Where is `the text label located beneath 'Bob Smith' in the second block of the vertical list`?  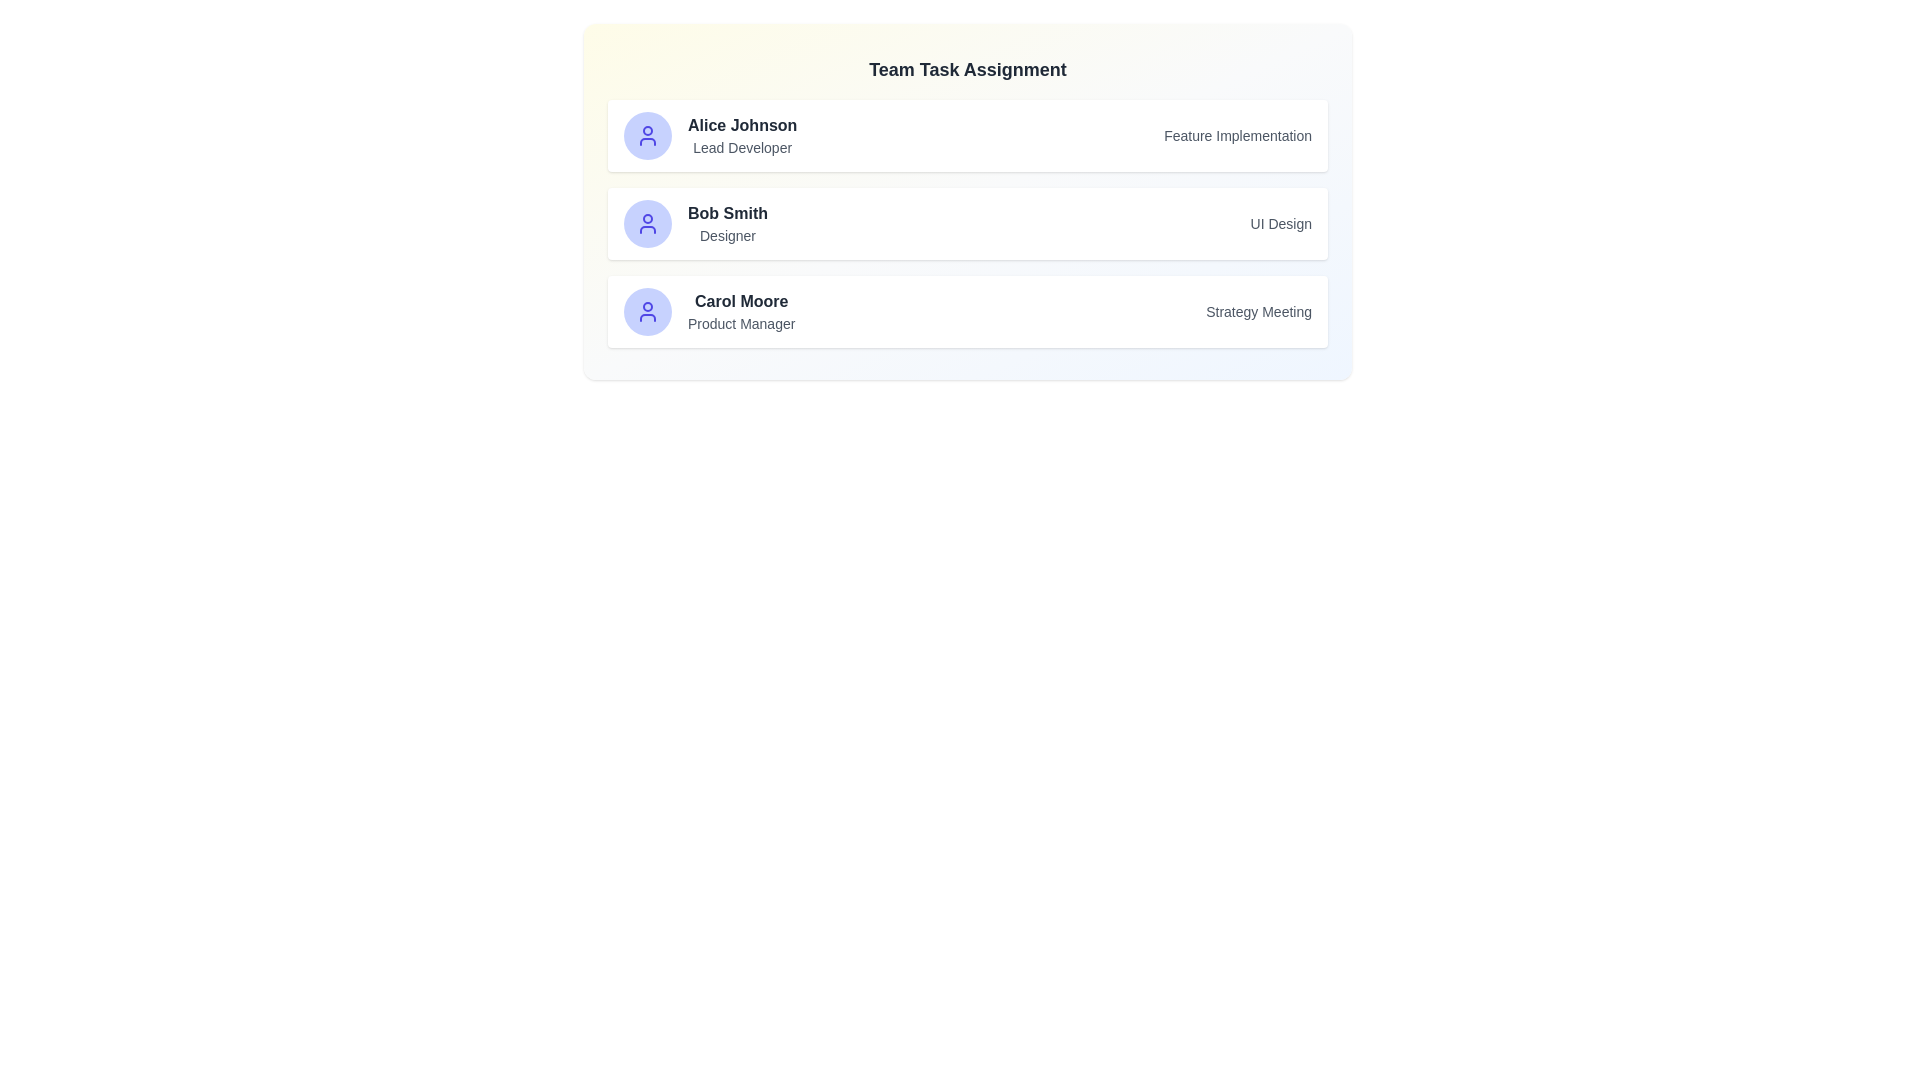
the text label located beneath 'Bob Smith' in the second block of the vertical list is located at coordinates (727, 234).